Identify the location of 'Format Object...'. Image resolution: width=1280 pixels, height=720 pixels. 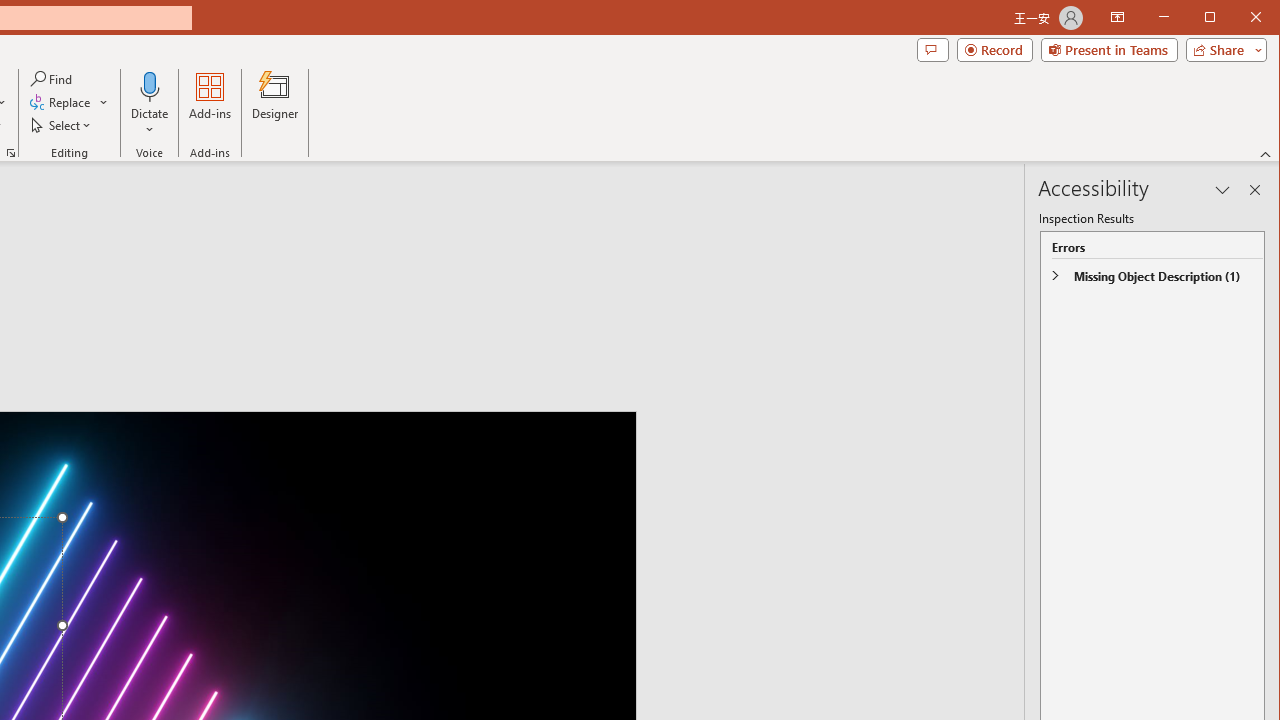
(10, 152).